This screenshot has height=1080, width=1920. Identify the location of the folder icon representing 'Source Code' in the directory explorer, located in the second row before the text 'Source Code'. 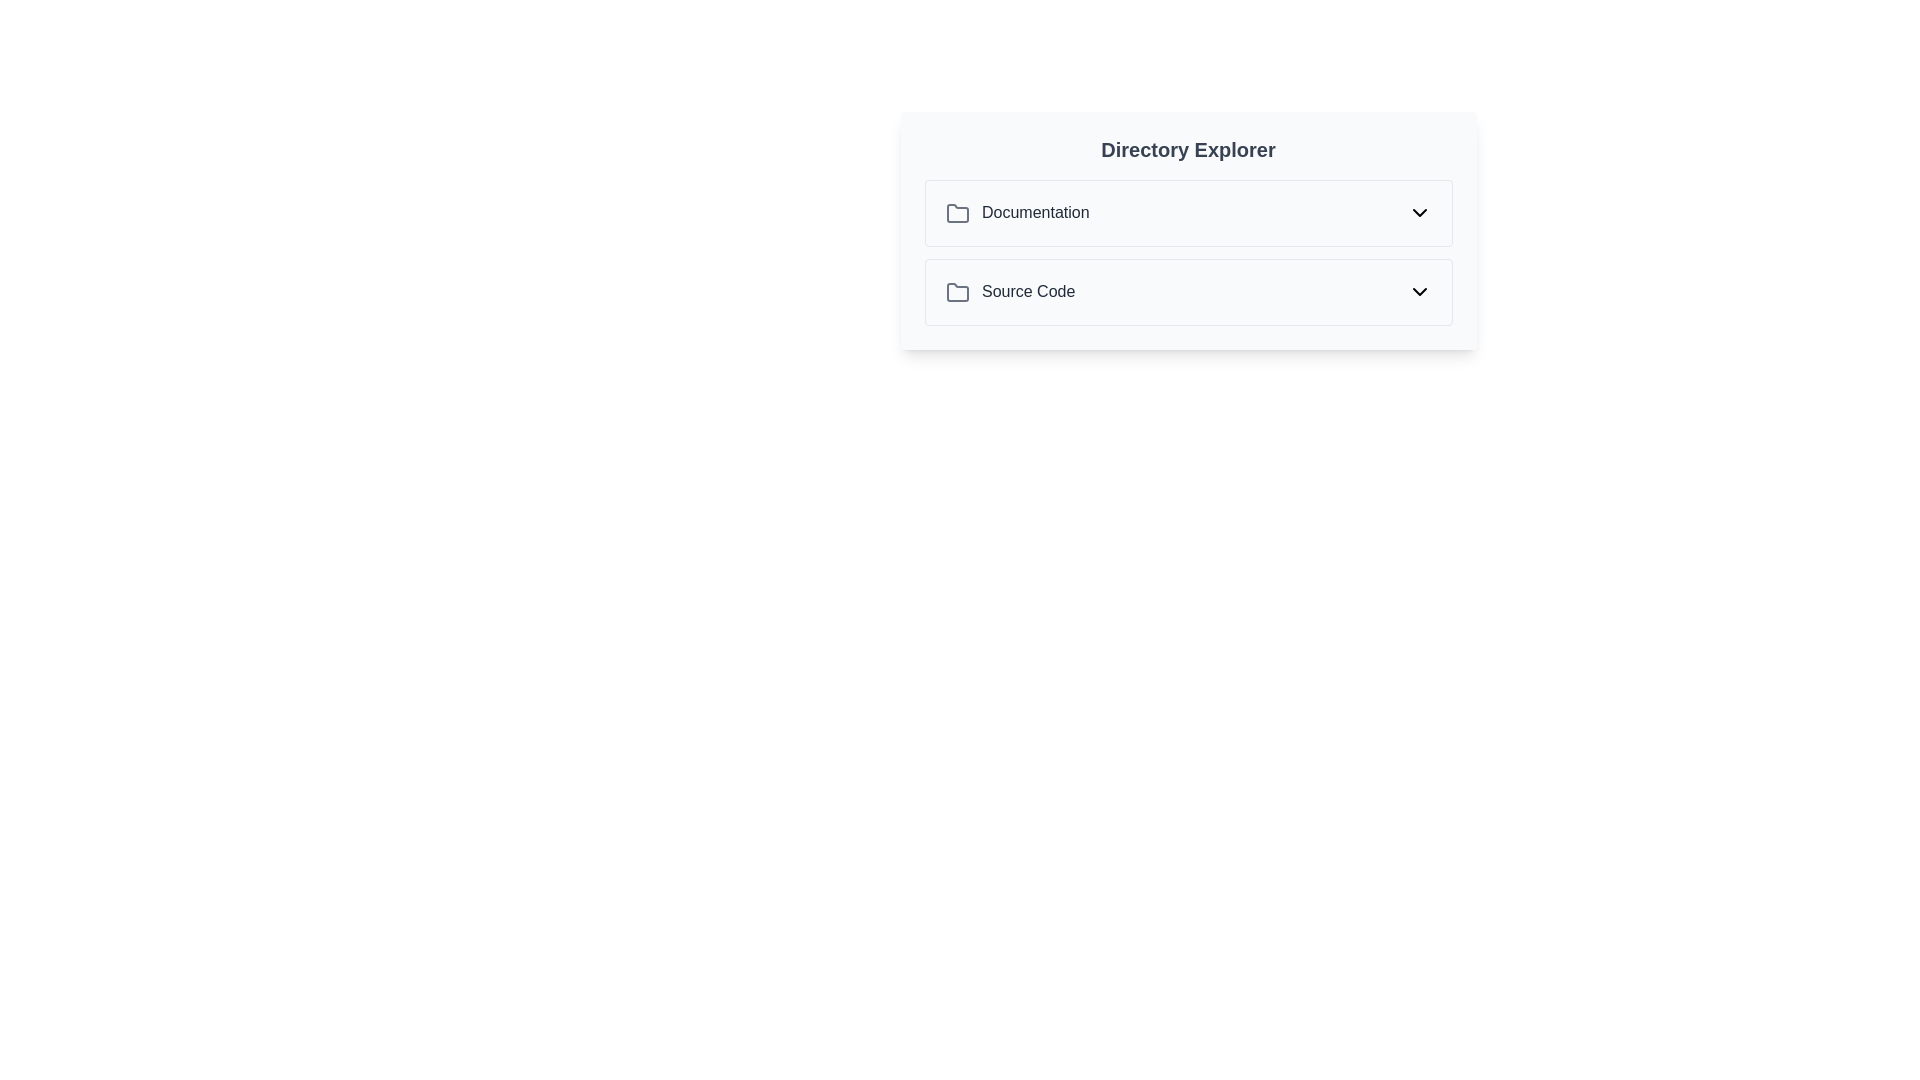
(956, 292).